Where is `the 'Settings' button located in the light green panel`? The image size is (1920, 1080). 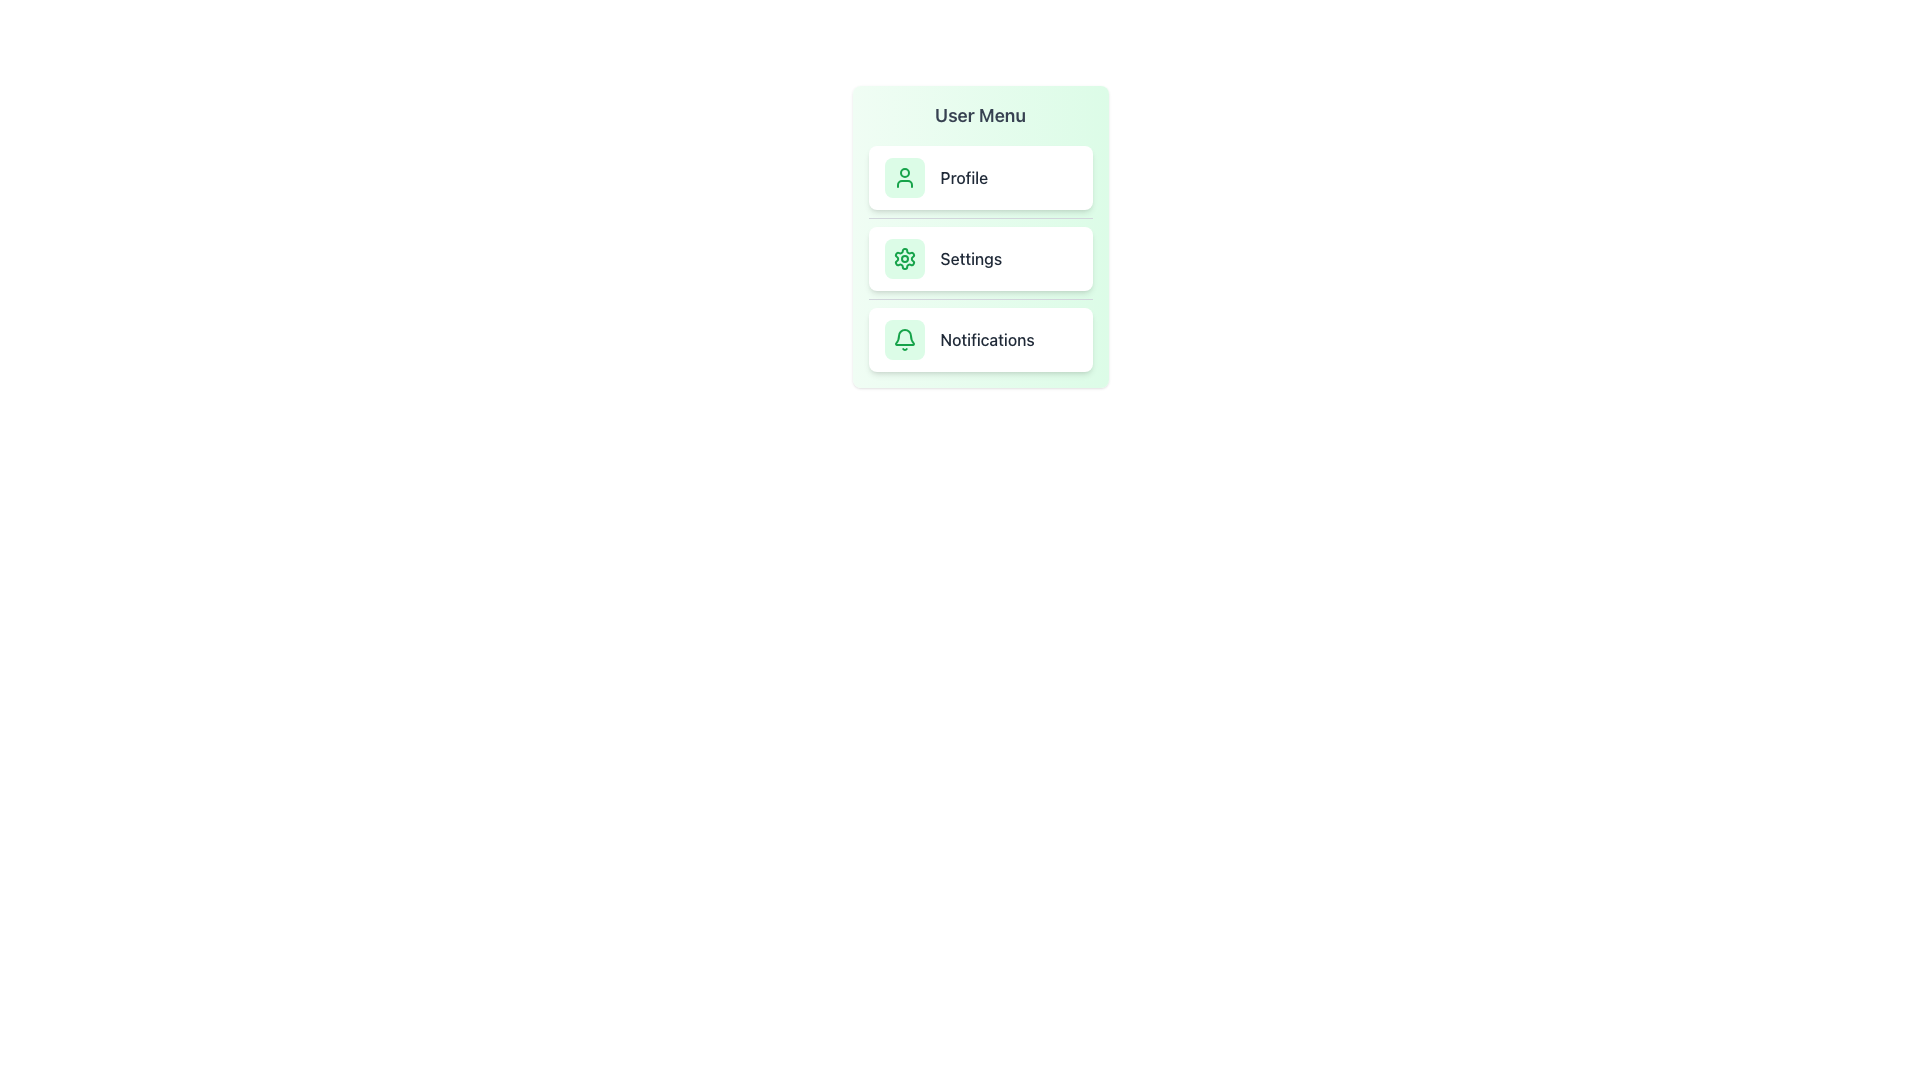 the 'Settings' button located in the light green panel is located at coordinates (980, 235).